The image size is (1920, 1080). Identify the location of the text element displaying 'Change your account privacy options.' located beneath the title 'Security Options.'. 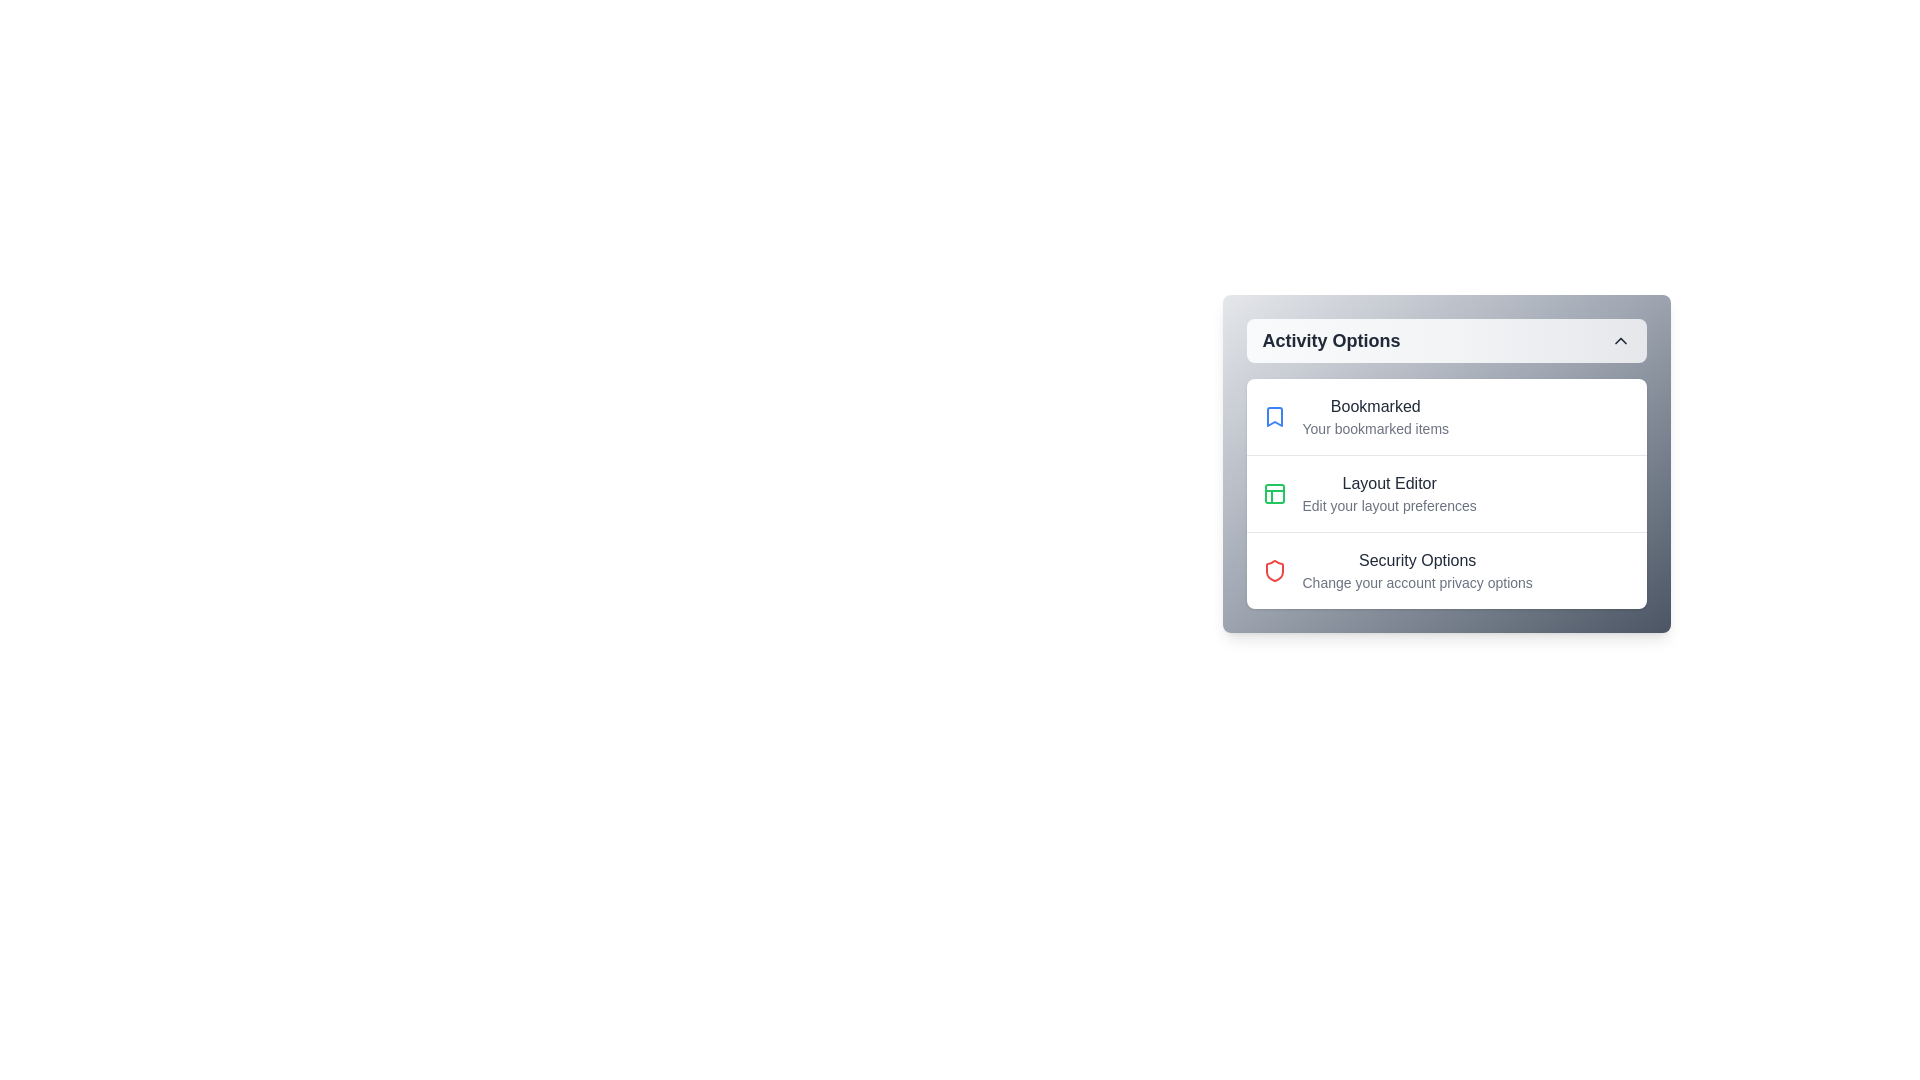
(1416, 582).